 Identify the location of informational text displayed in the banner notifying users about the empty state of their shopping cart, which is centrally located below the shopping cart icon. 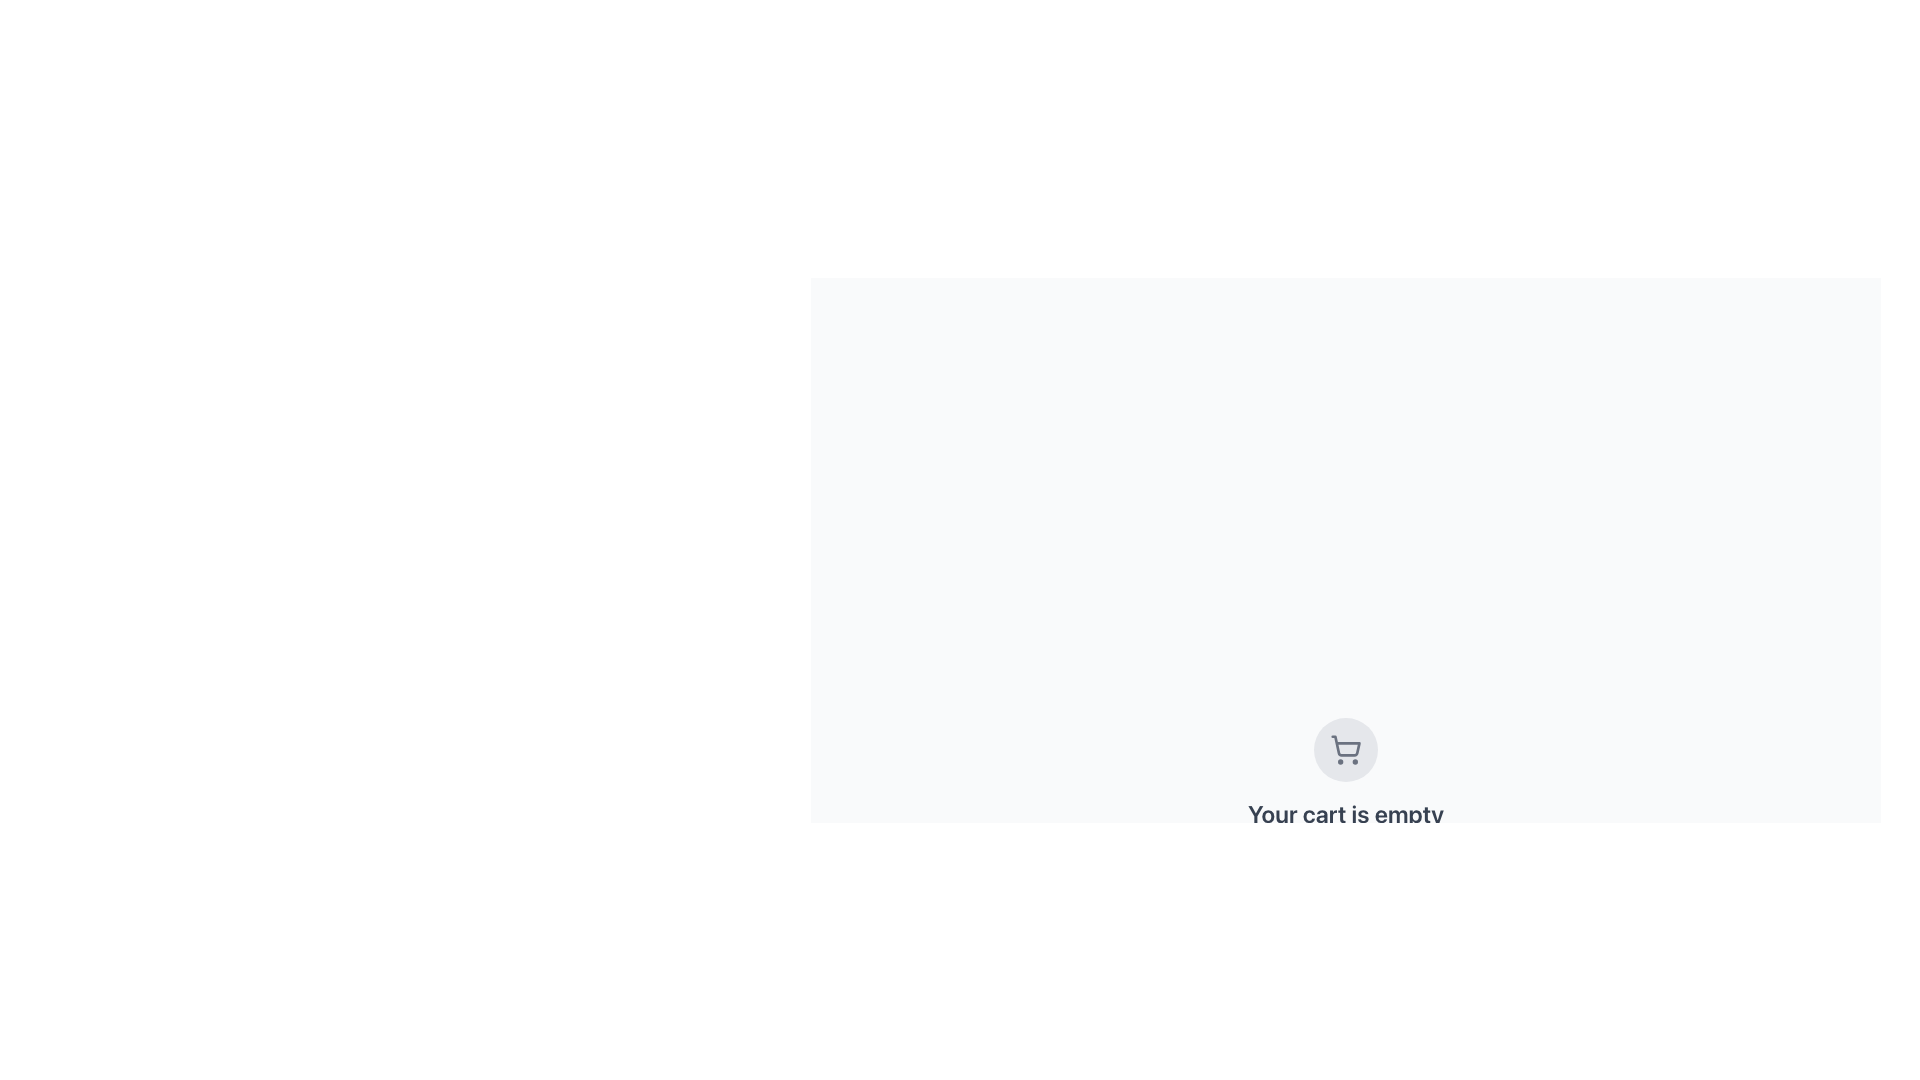
(1345, 813).